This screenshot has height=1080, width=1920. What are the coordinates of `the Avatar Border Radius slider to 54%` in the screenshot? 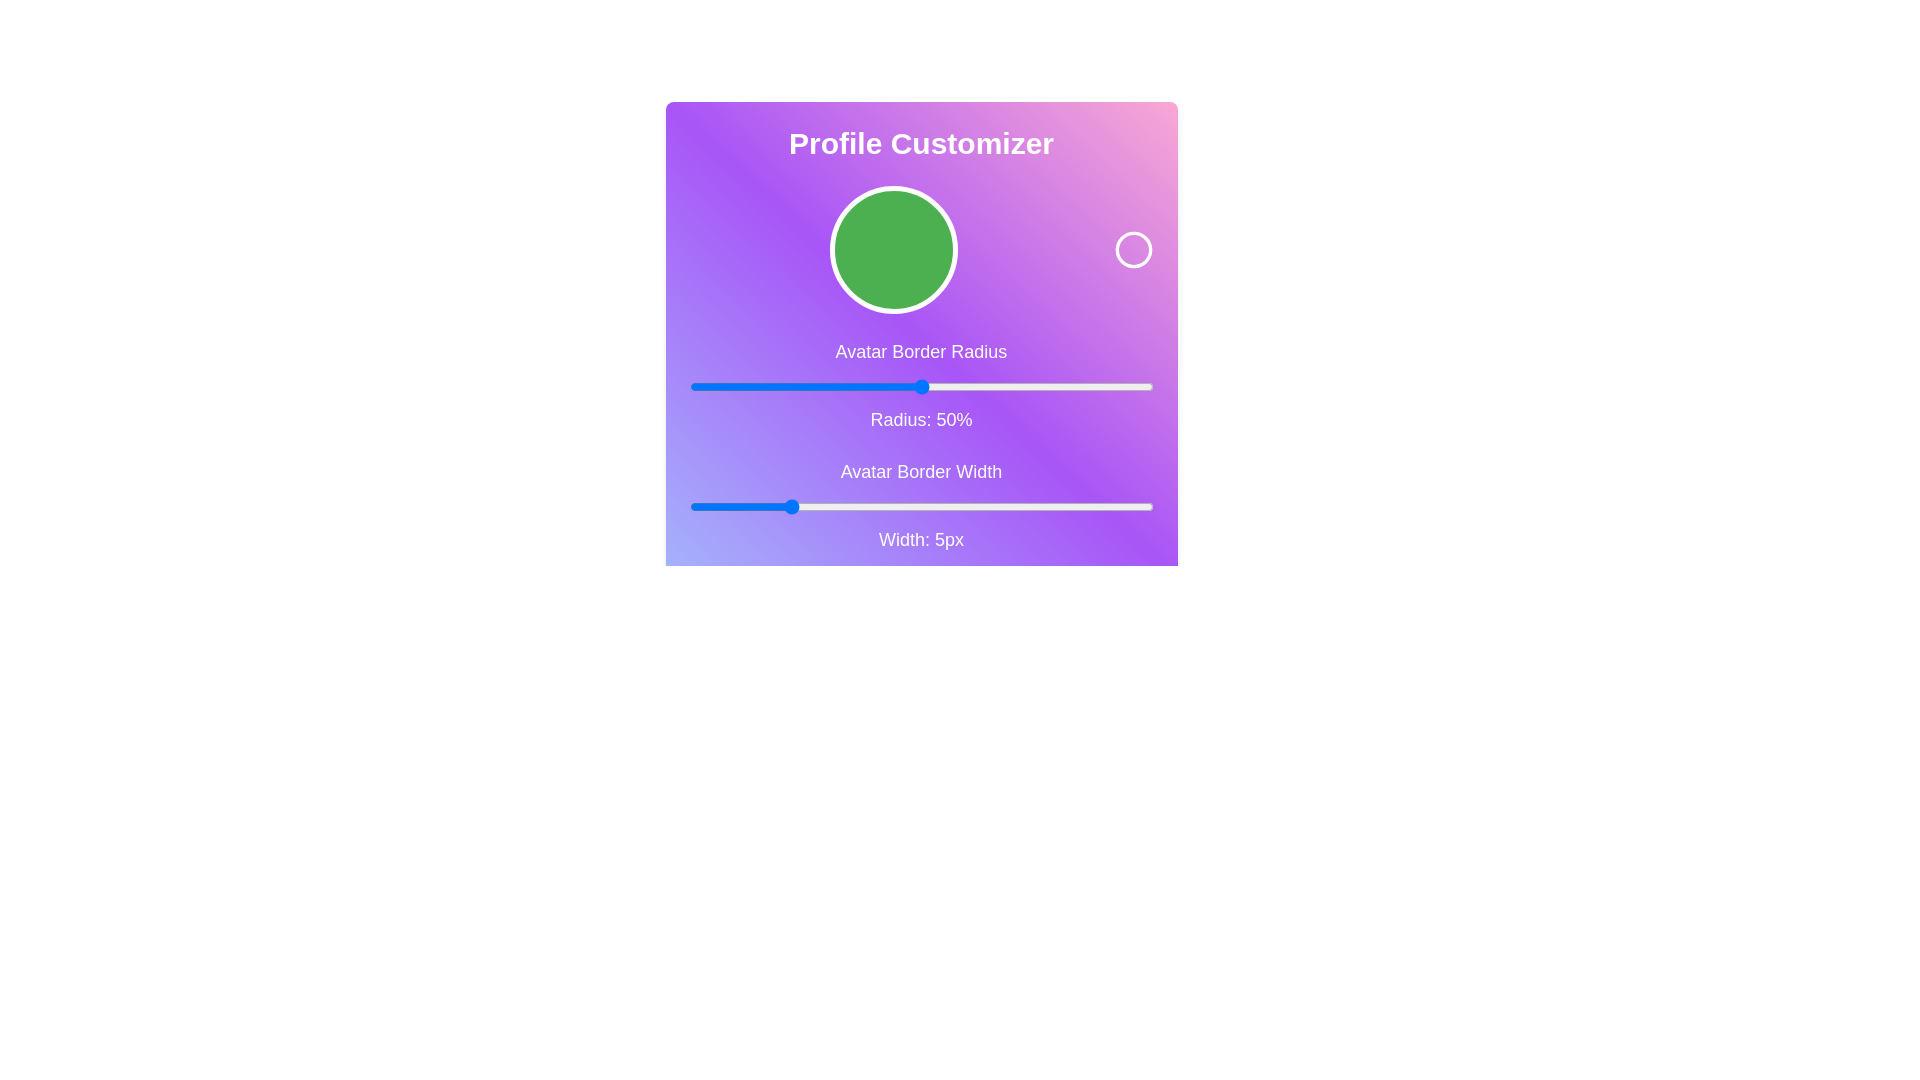 It's located at (939, 386).